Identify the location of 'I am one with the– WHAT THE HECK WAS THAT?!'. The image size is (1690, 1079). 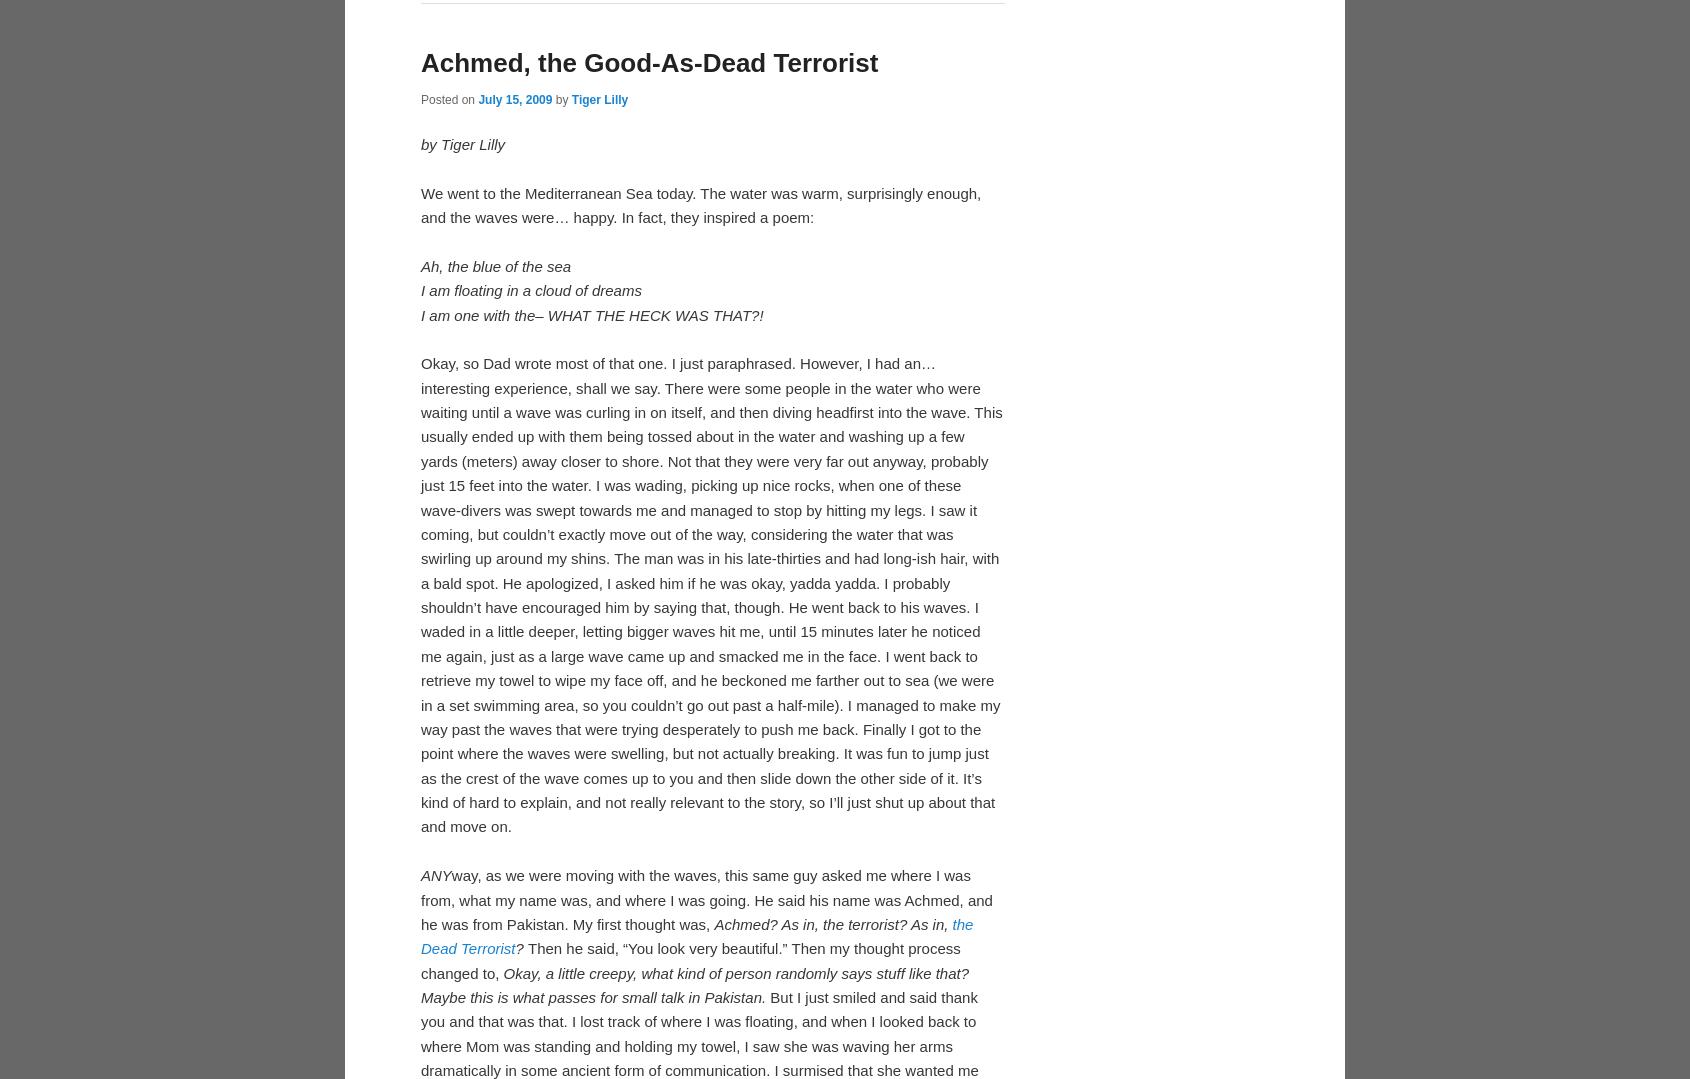
(592, 640).